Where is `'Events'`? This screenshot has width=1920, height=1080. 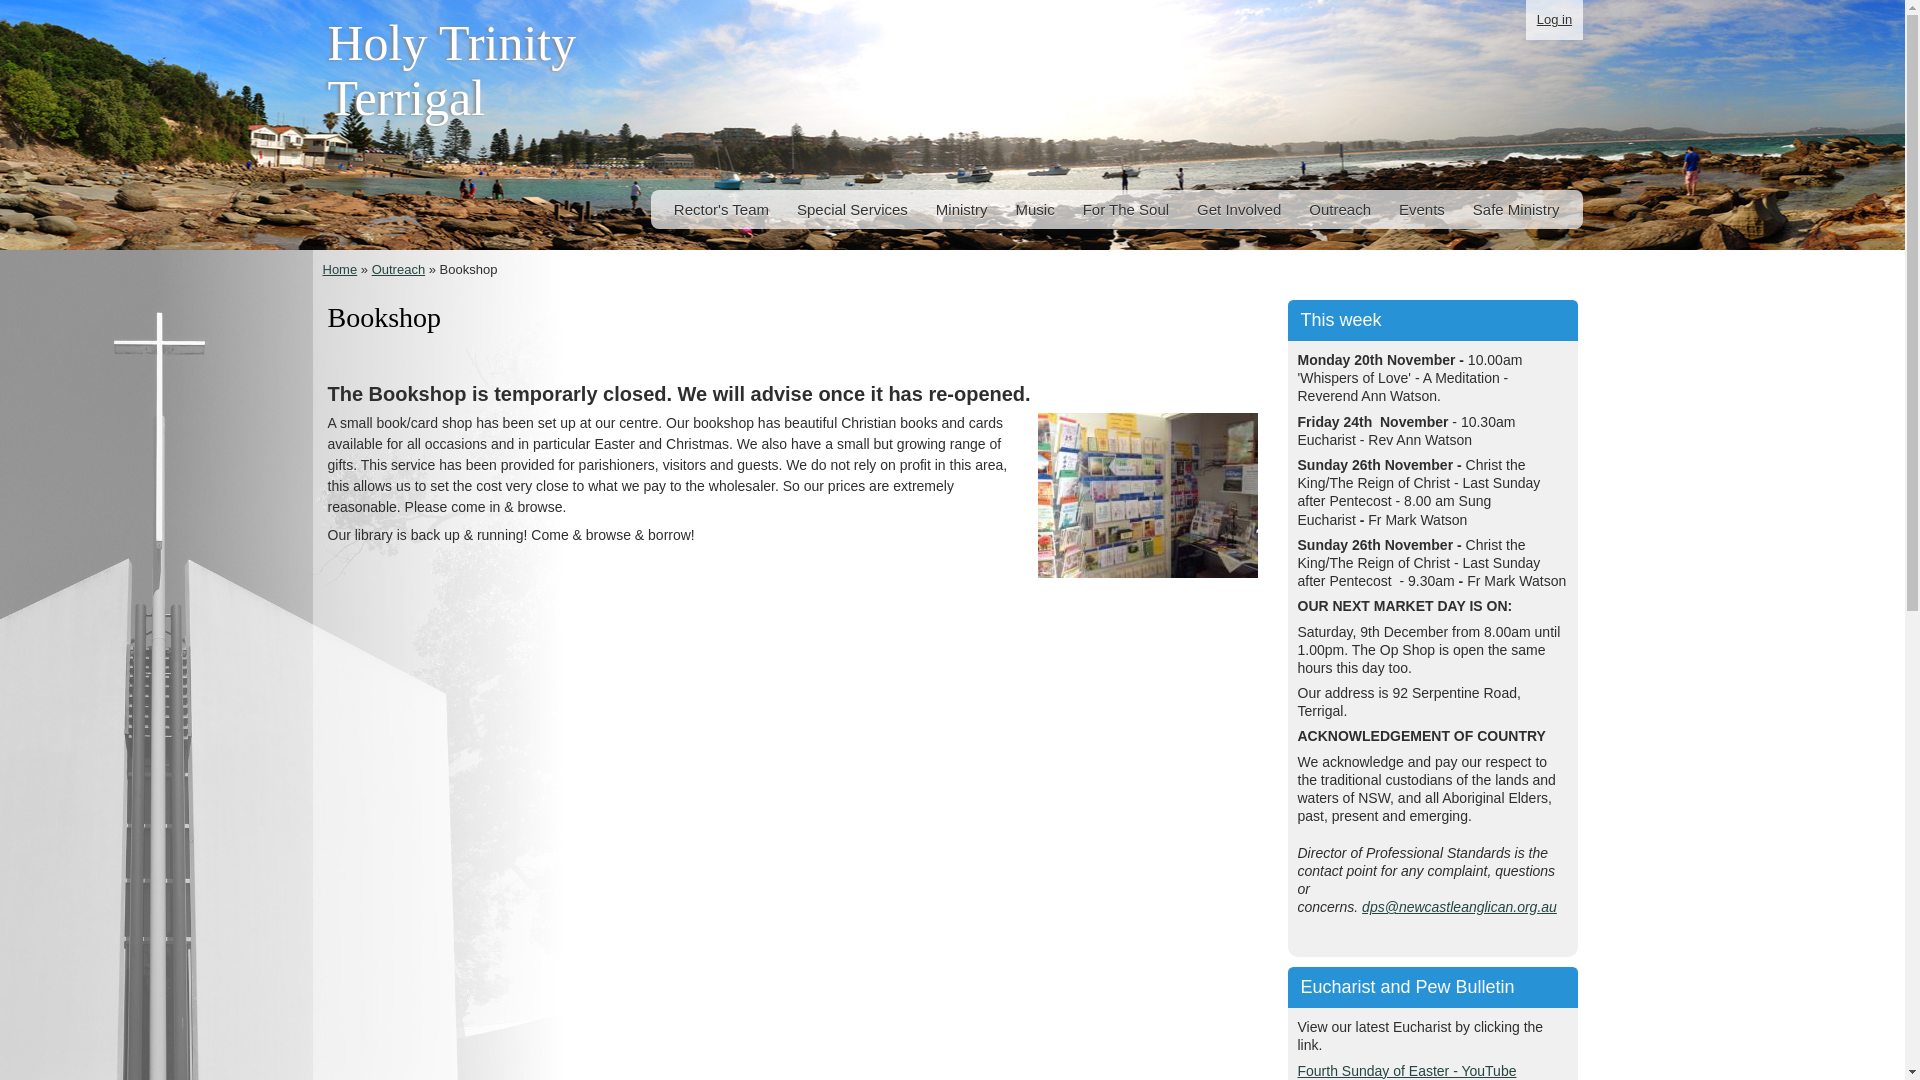 'Events' is located at coordinates (1420, 209).